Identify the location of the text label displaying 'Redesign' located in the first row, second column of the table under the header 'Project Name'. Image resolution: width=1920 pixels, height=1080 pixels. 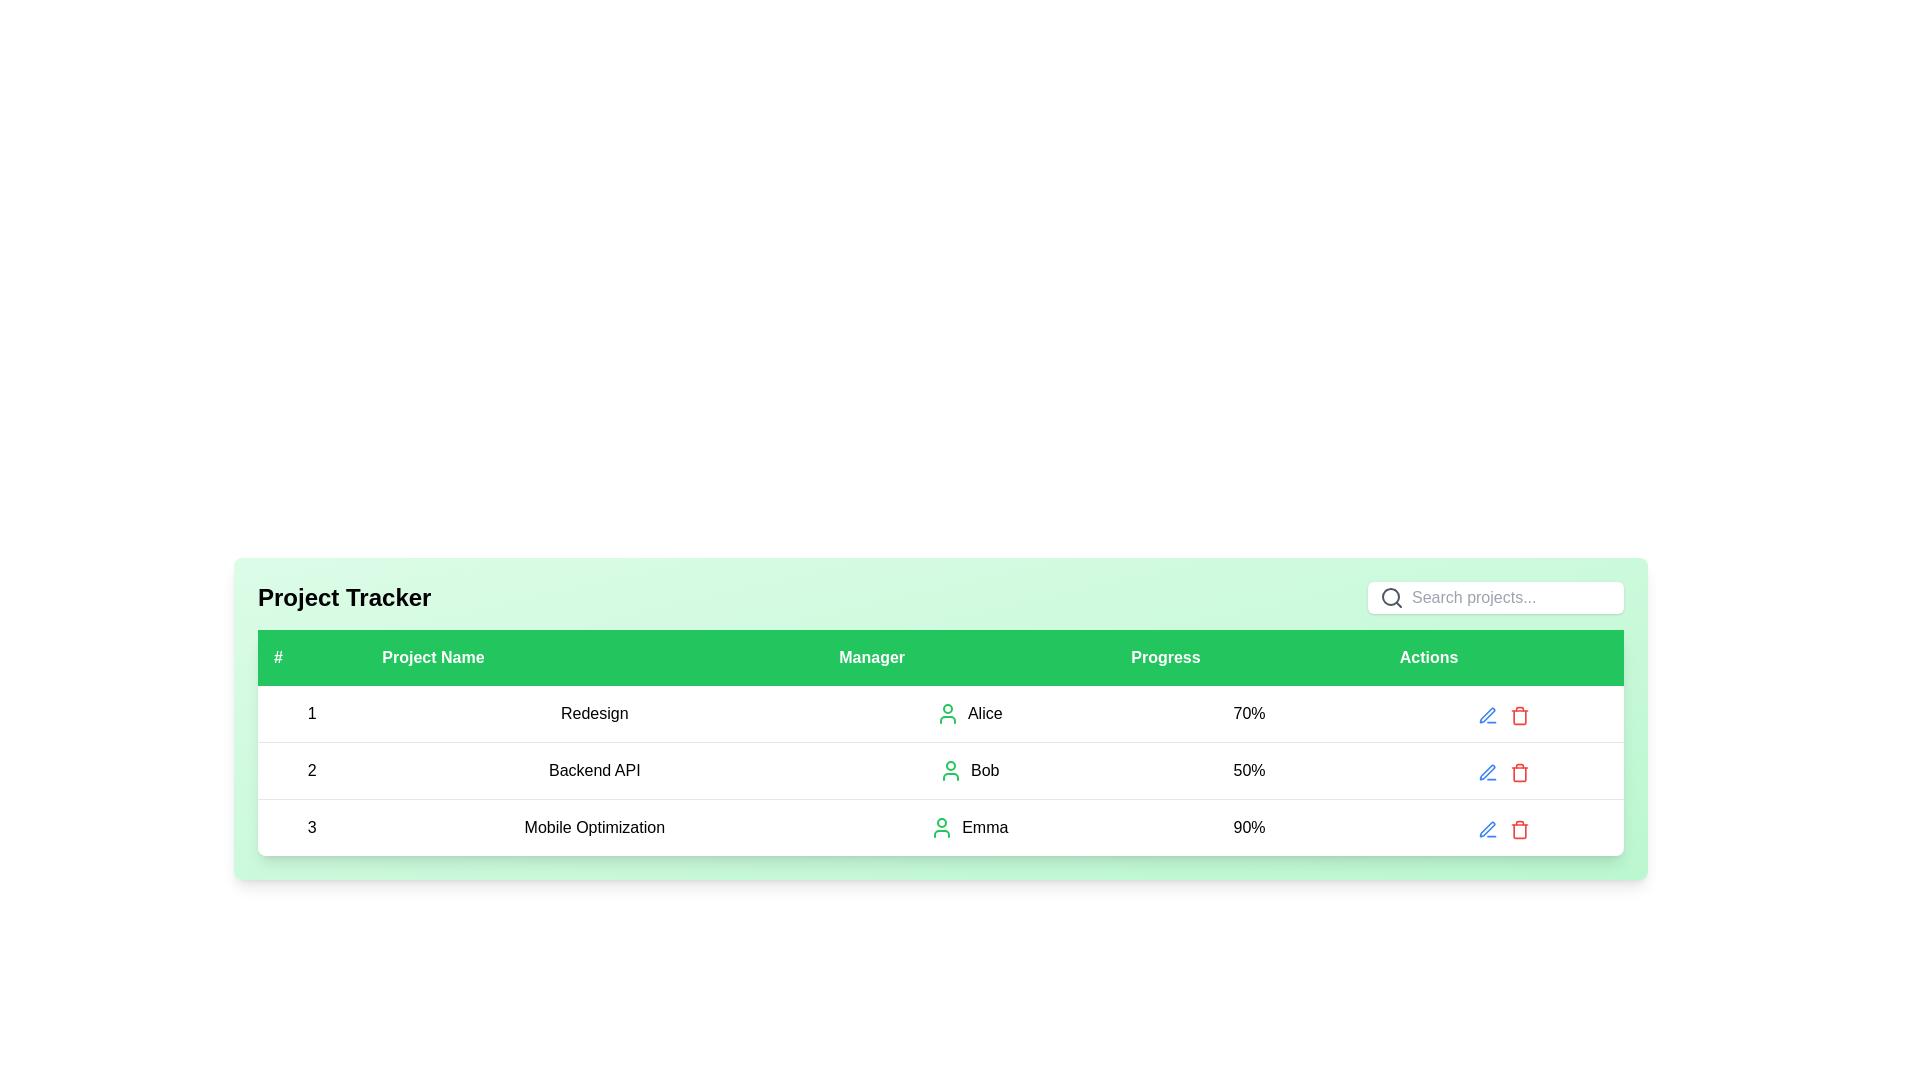
(593, 713).